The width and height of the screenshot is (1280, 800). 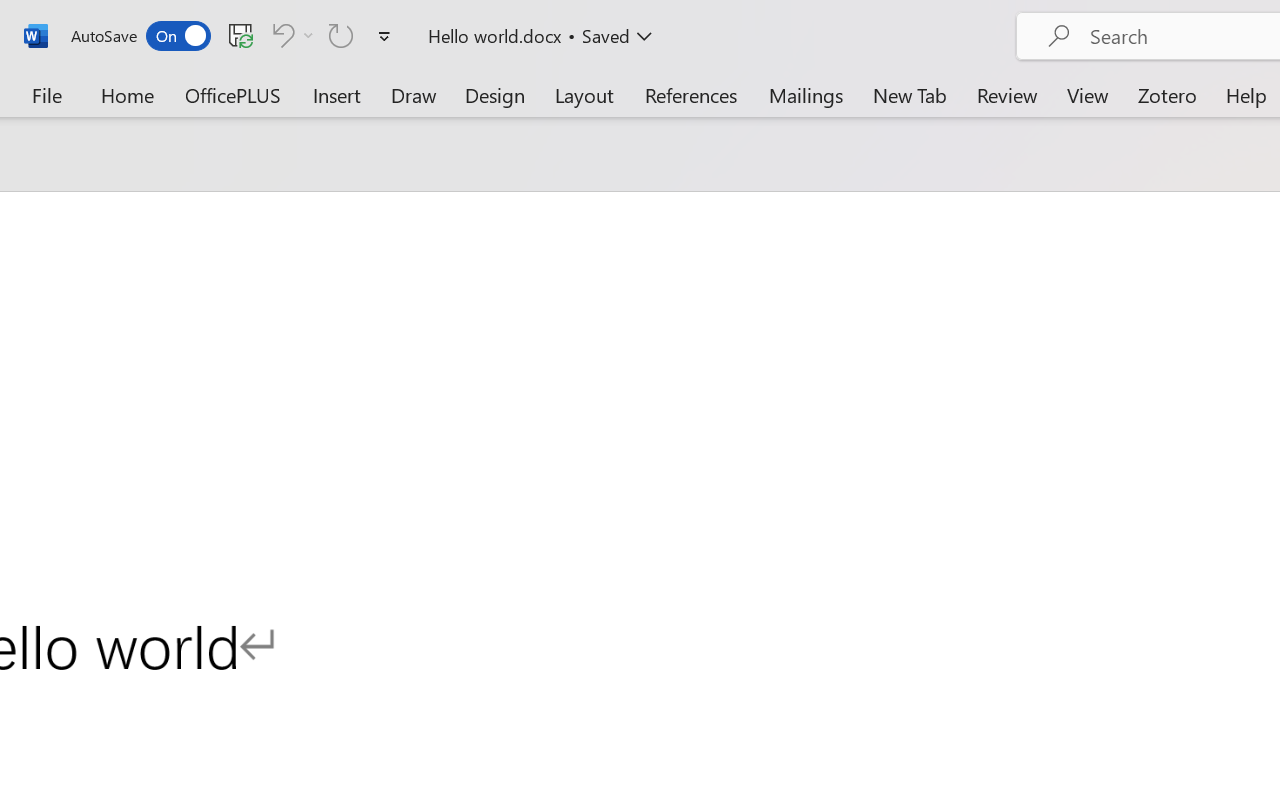 What do you see at coordinates (234, 35) in the screenshot?
I see `'Quick Access Toolbar'` at bounding box center [234, 35].